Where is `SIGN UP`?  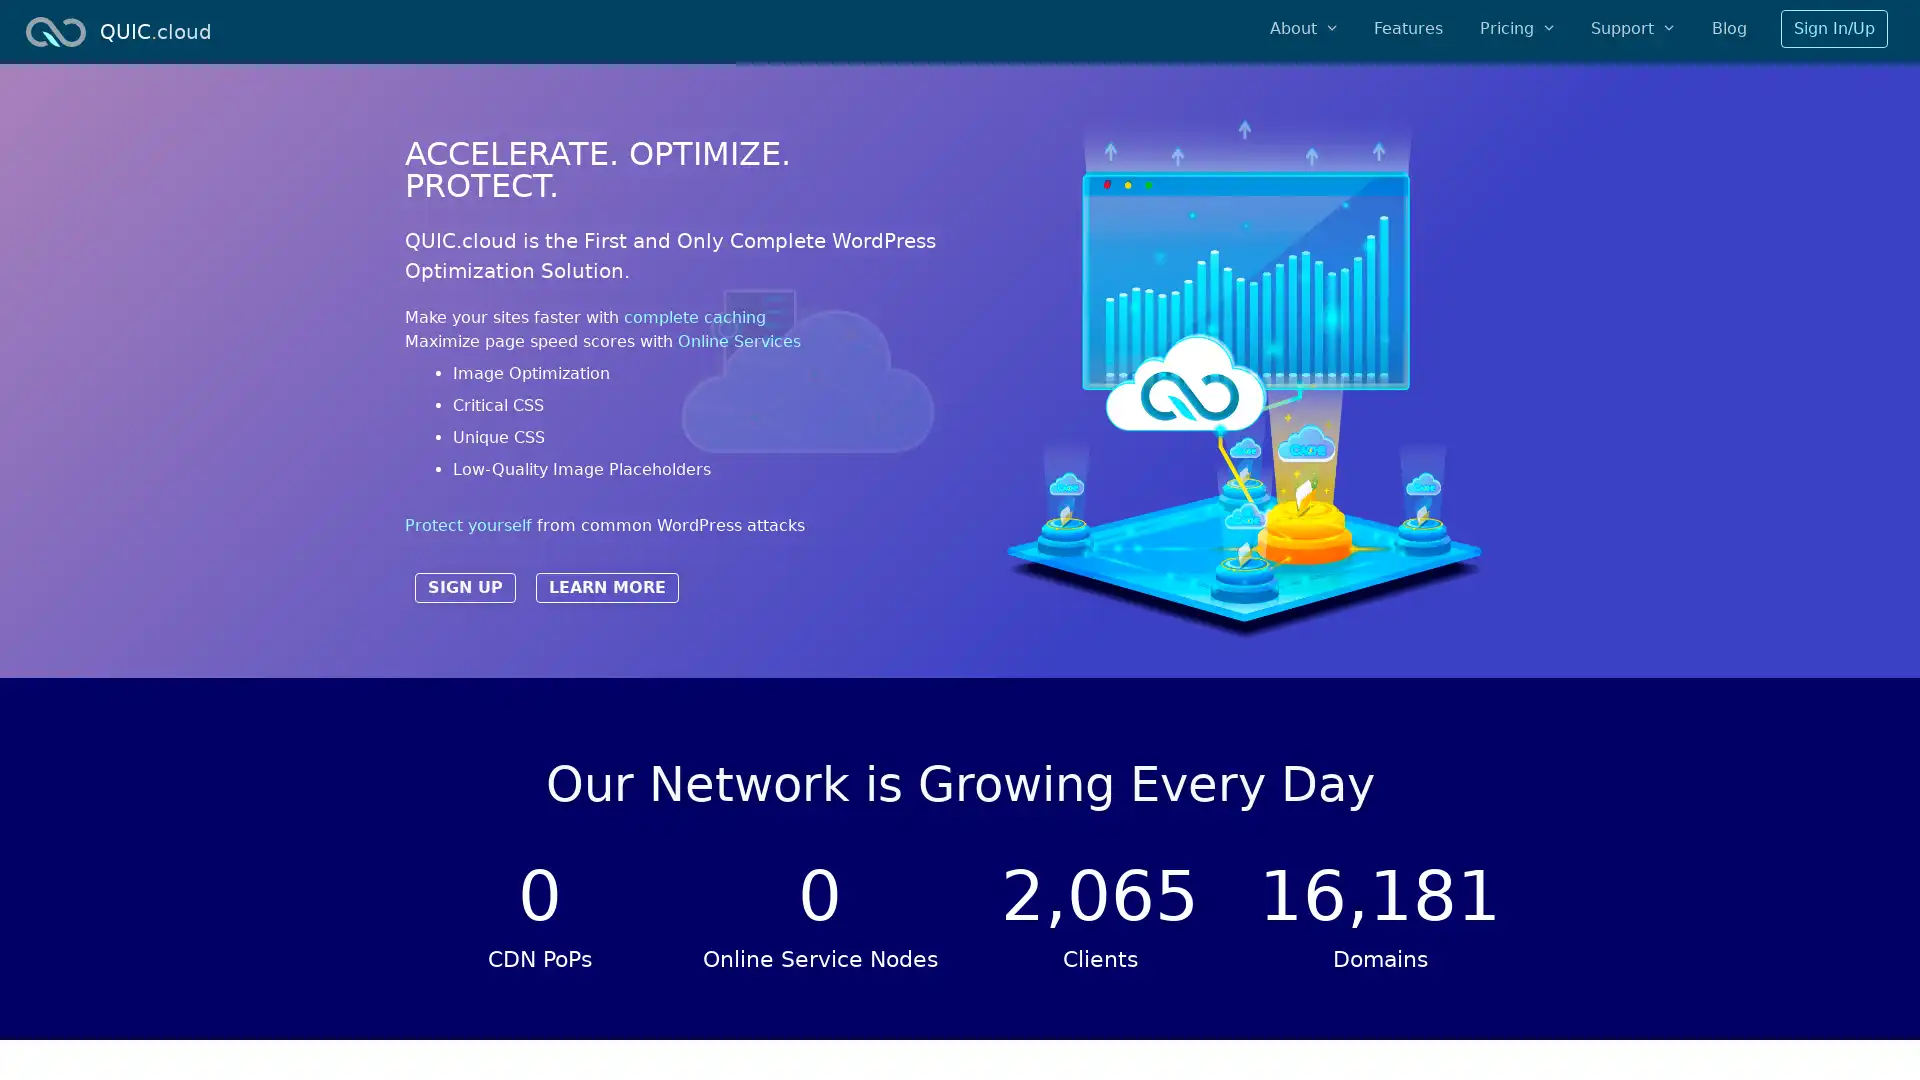 SIGN UP is located at coordinates (464, 586).